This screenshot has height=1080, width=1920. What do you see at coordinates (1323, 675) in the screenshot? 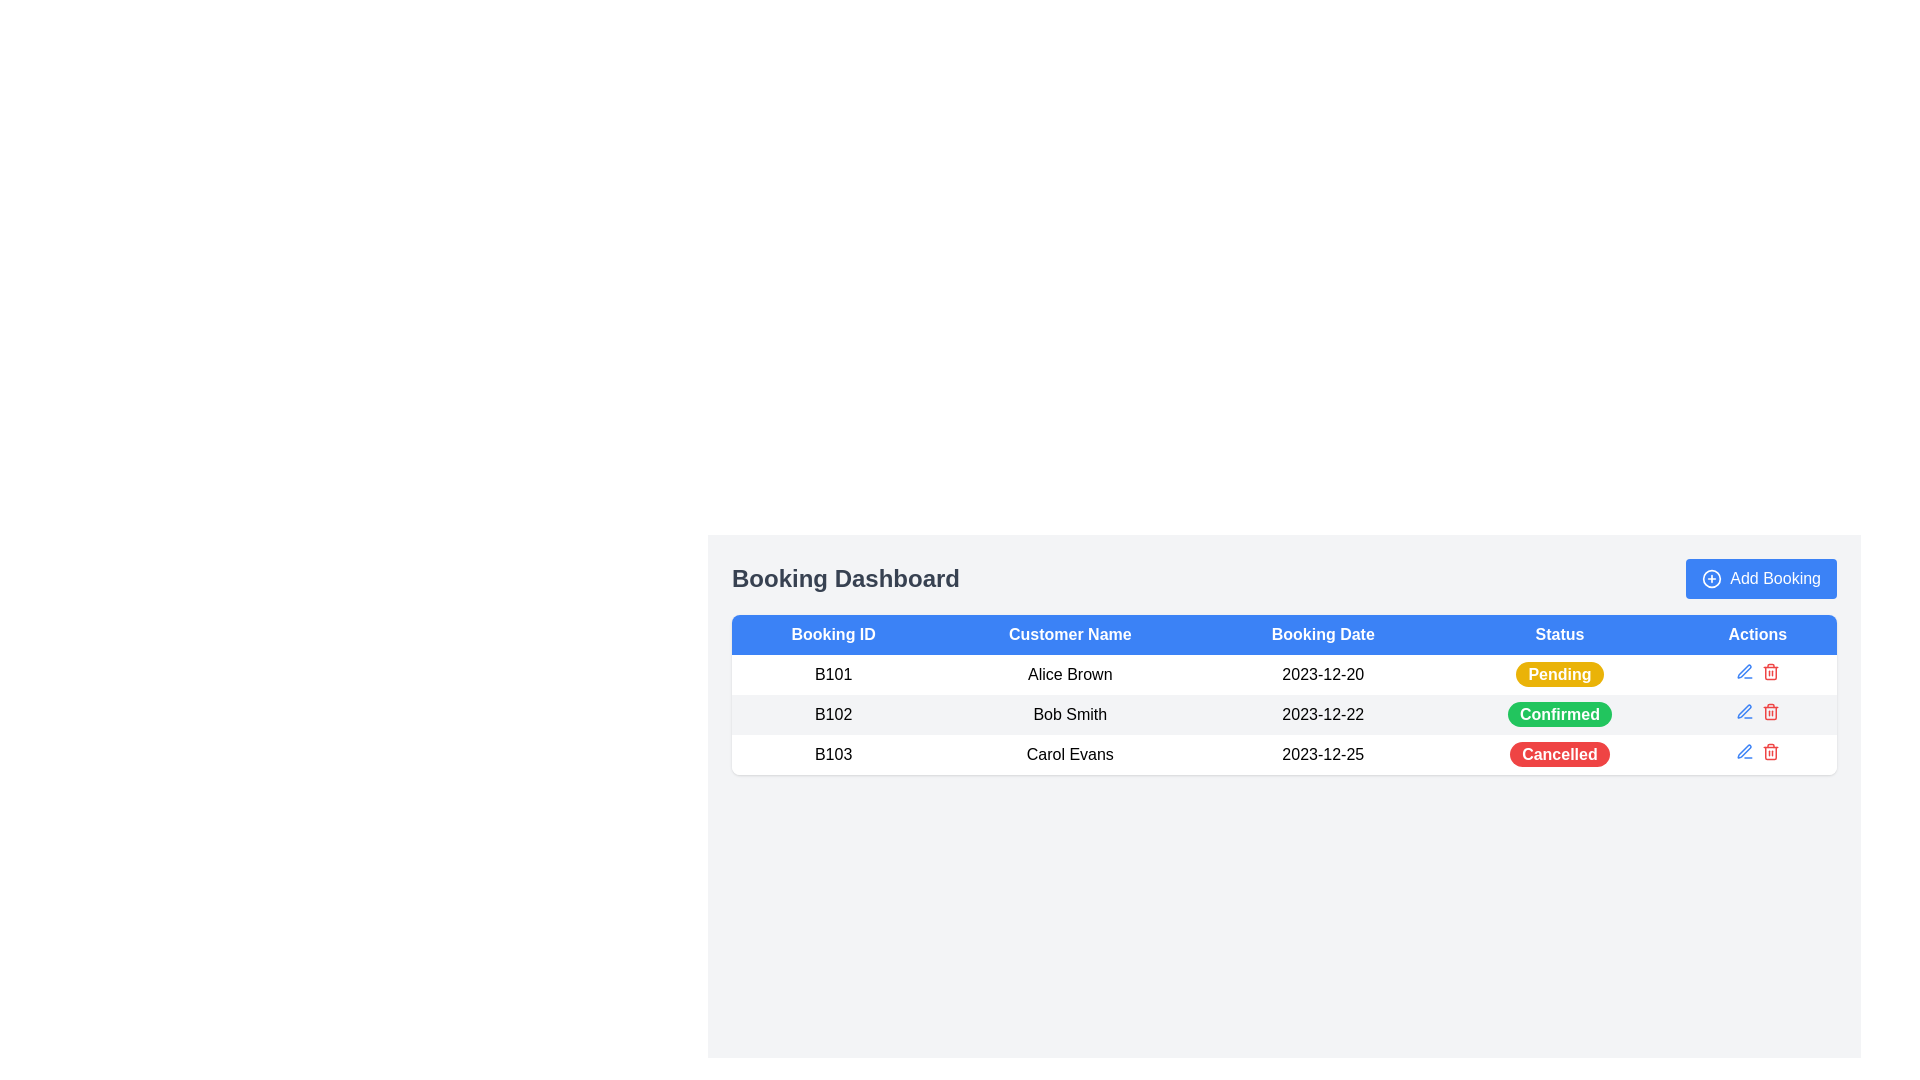
I see `the static text element displaying the date '2023-12-20' in the third column of the first row of the table` at bounding box center [1323, 675].